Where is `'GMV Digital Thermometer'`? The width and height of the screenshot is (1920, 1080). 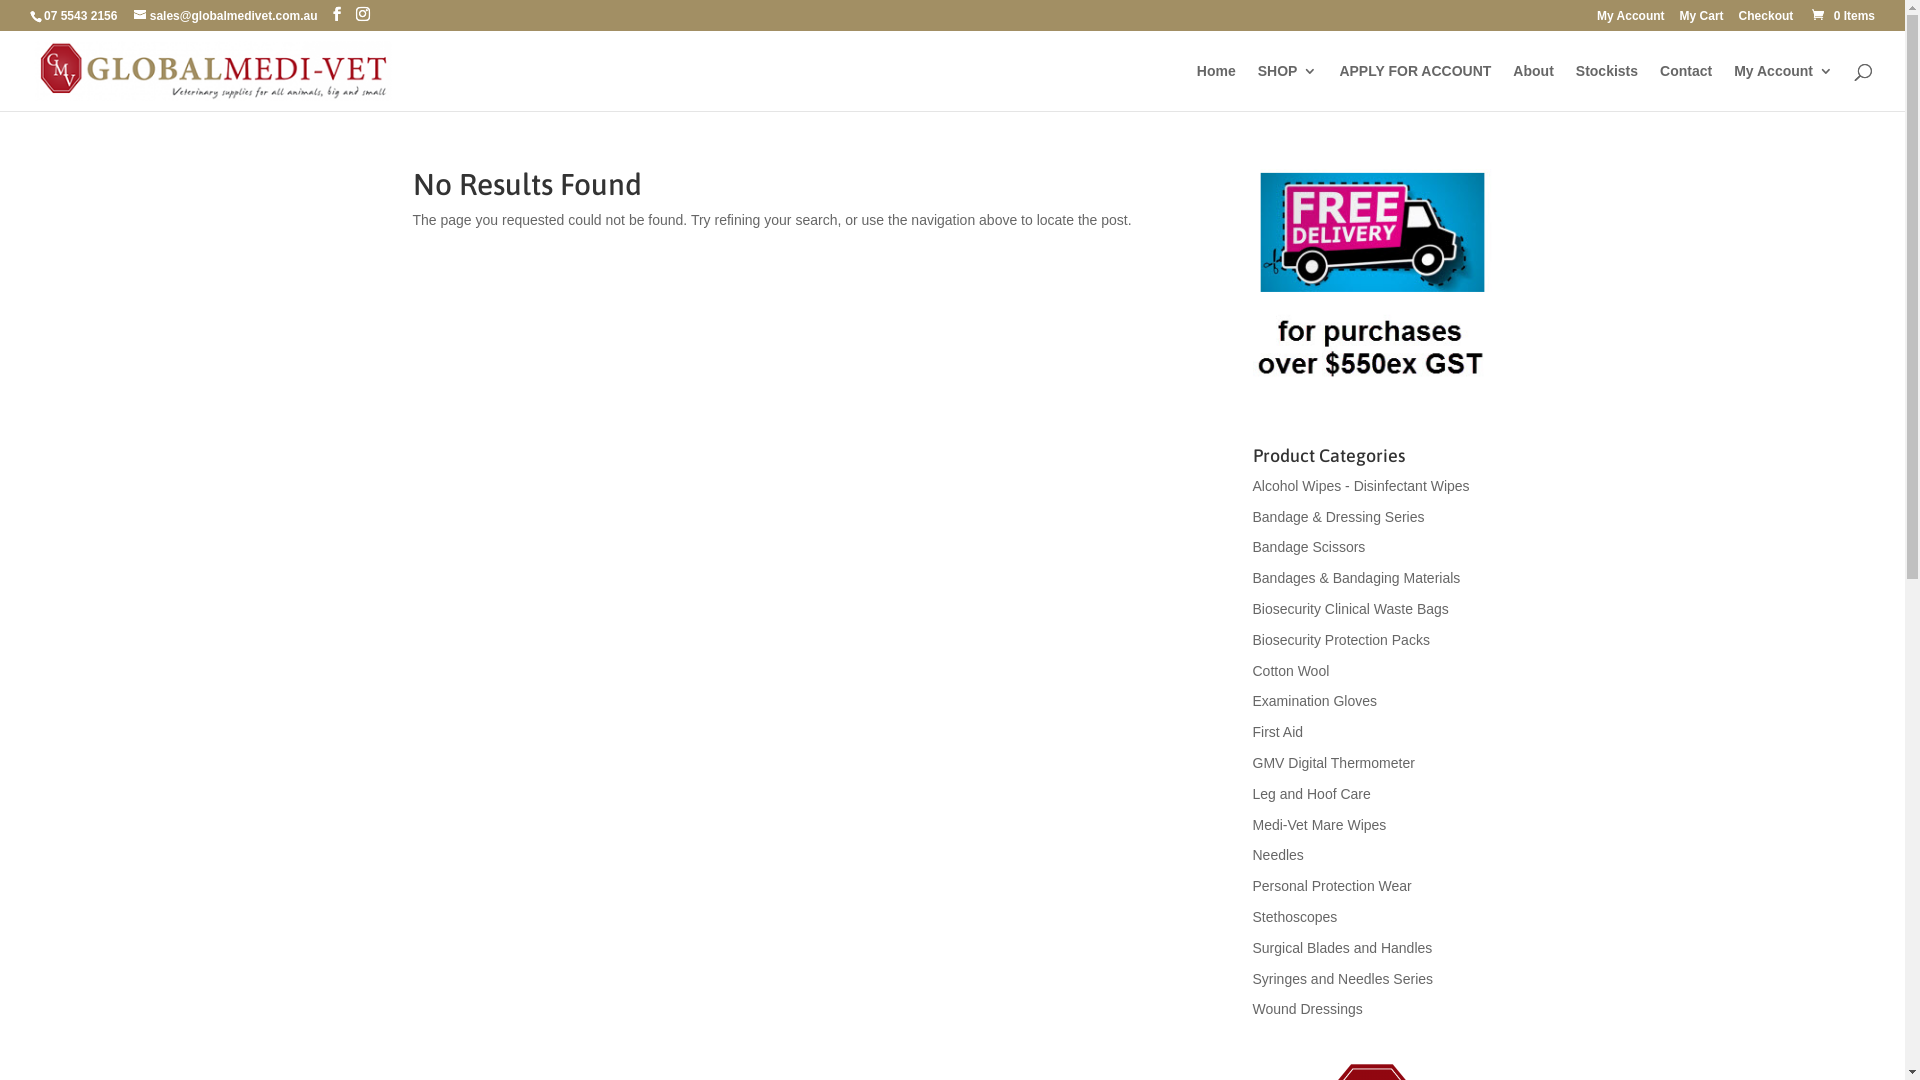 'GMV Digital Thermometer' is located at coordinates (1333, 763).